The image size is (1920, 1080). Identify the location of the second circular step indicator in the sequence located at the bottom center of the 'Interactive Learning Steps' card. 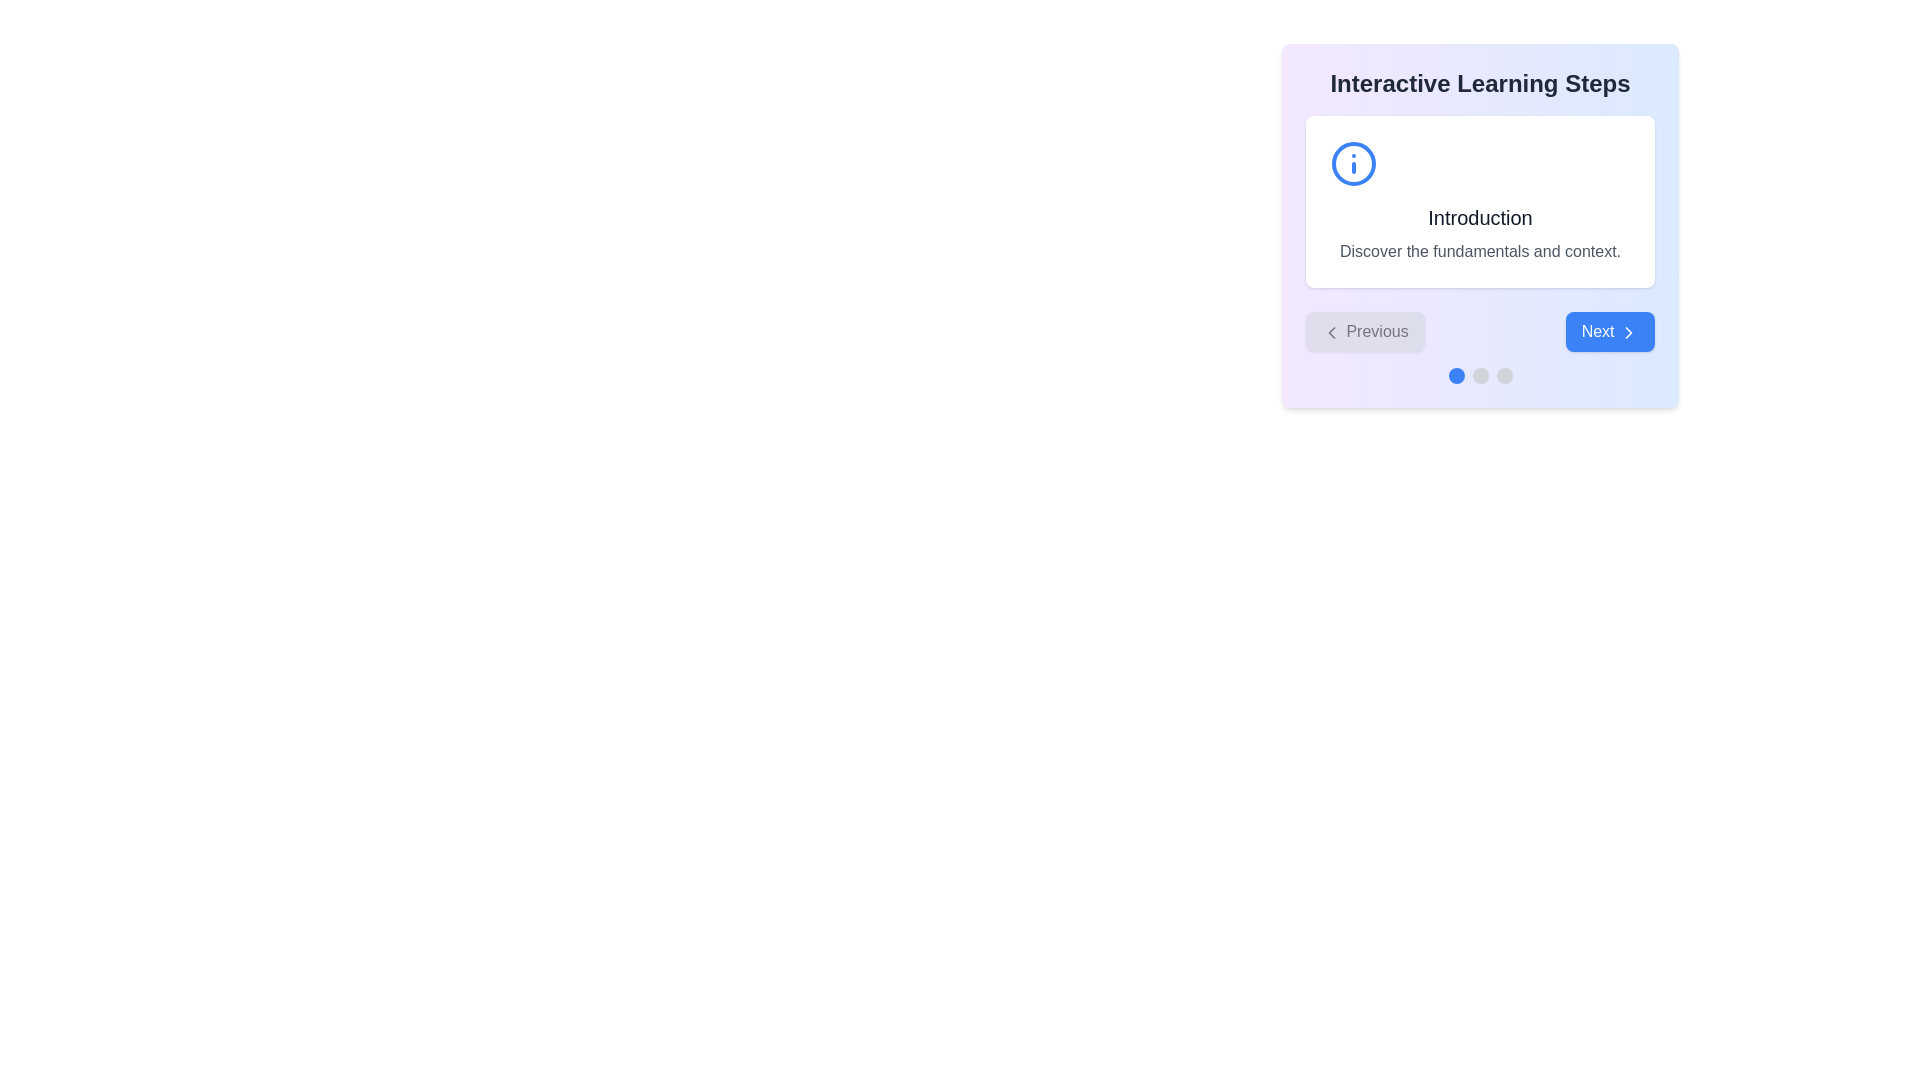
(1480, 375).